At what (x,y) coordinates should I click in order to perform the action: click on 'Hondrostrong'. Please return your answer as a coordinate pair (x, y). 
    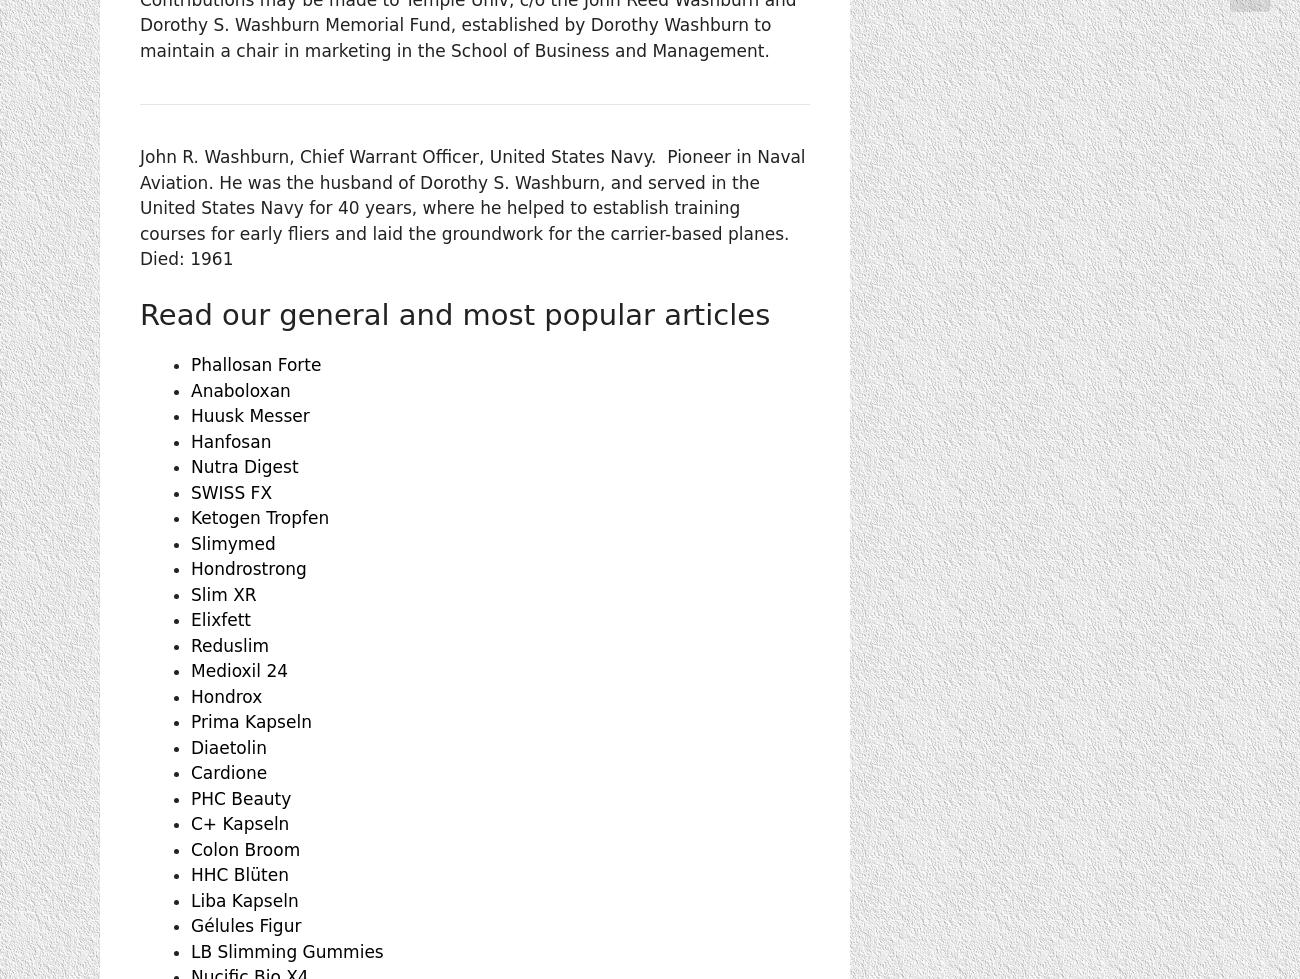
    Looking at the image, I should click on (247, 567).